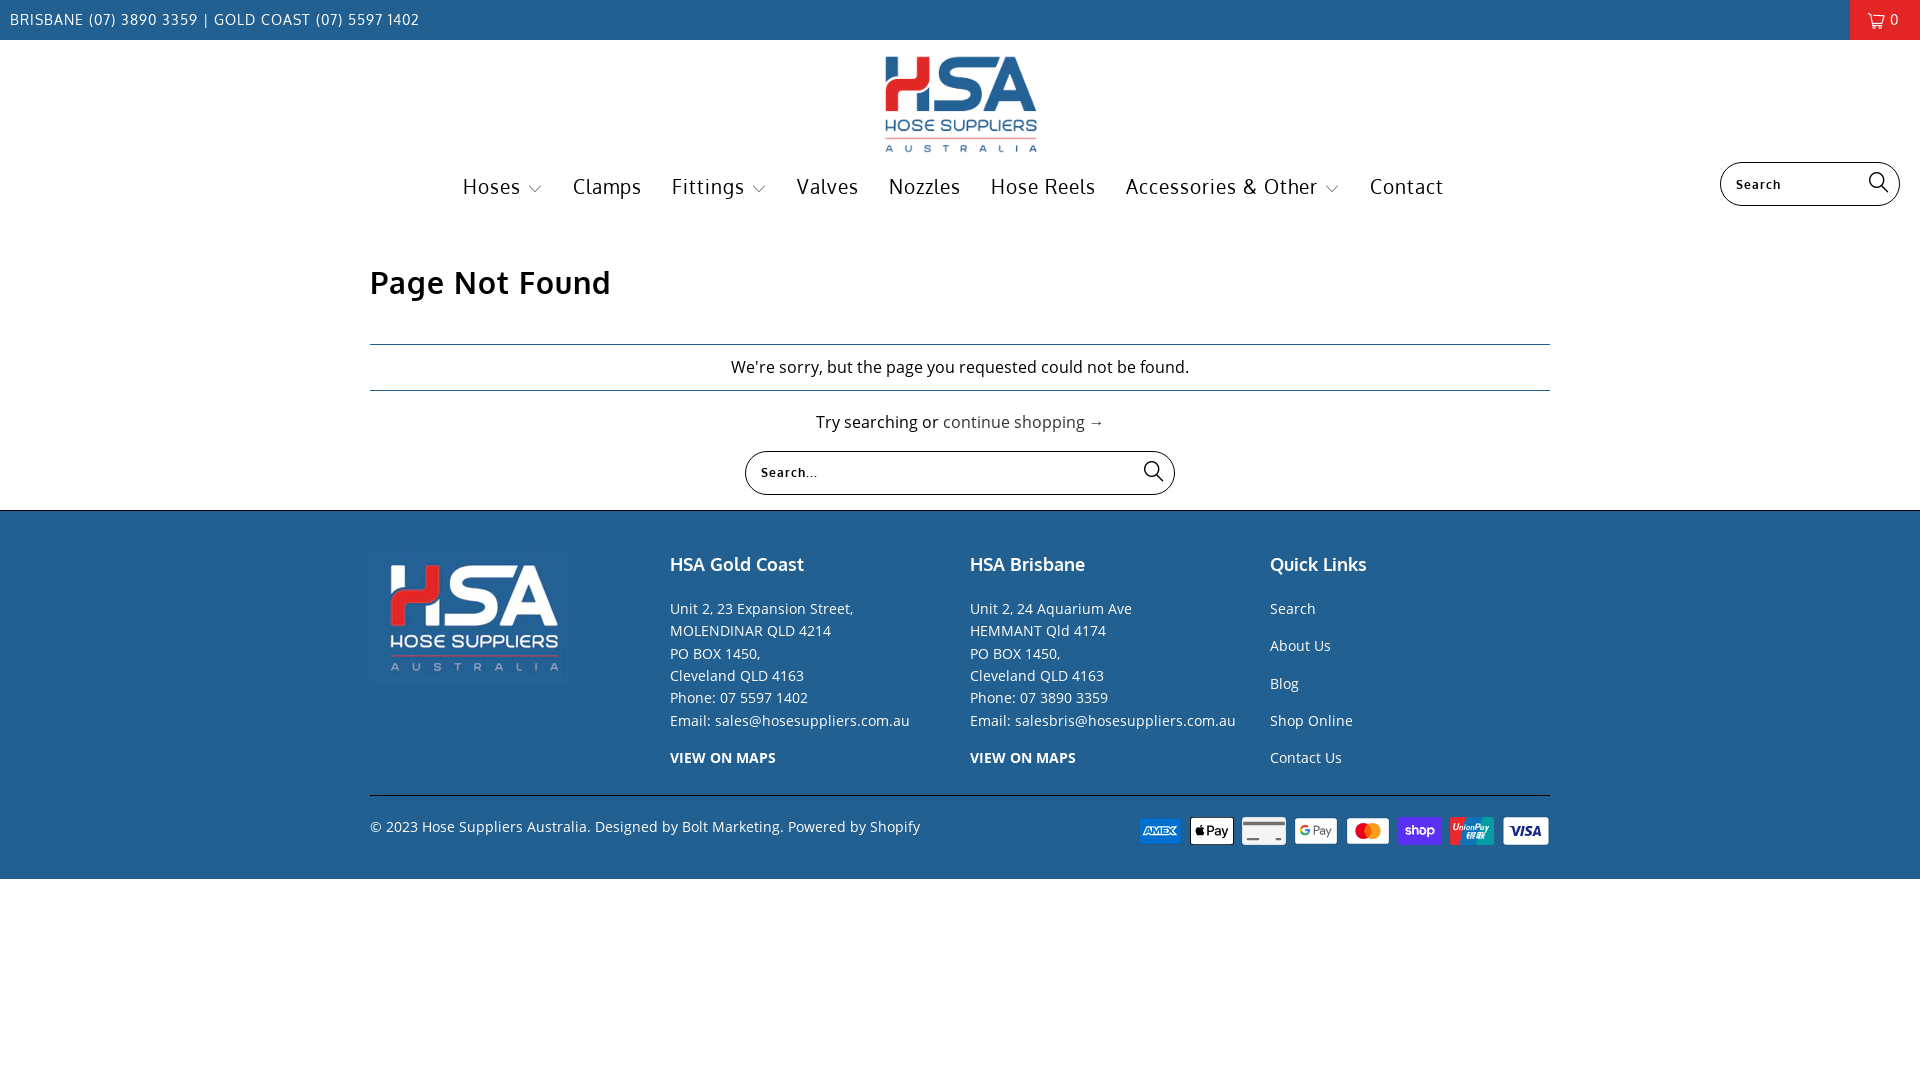  What do you see at coordinates (606, 187) in the screenshot?
I see `'Clamps'` at bounding box center [606, 187].